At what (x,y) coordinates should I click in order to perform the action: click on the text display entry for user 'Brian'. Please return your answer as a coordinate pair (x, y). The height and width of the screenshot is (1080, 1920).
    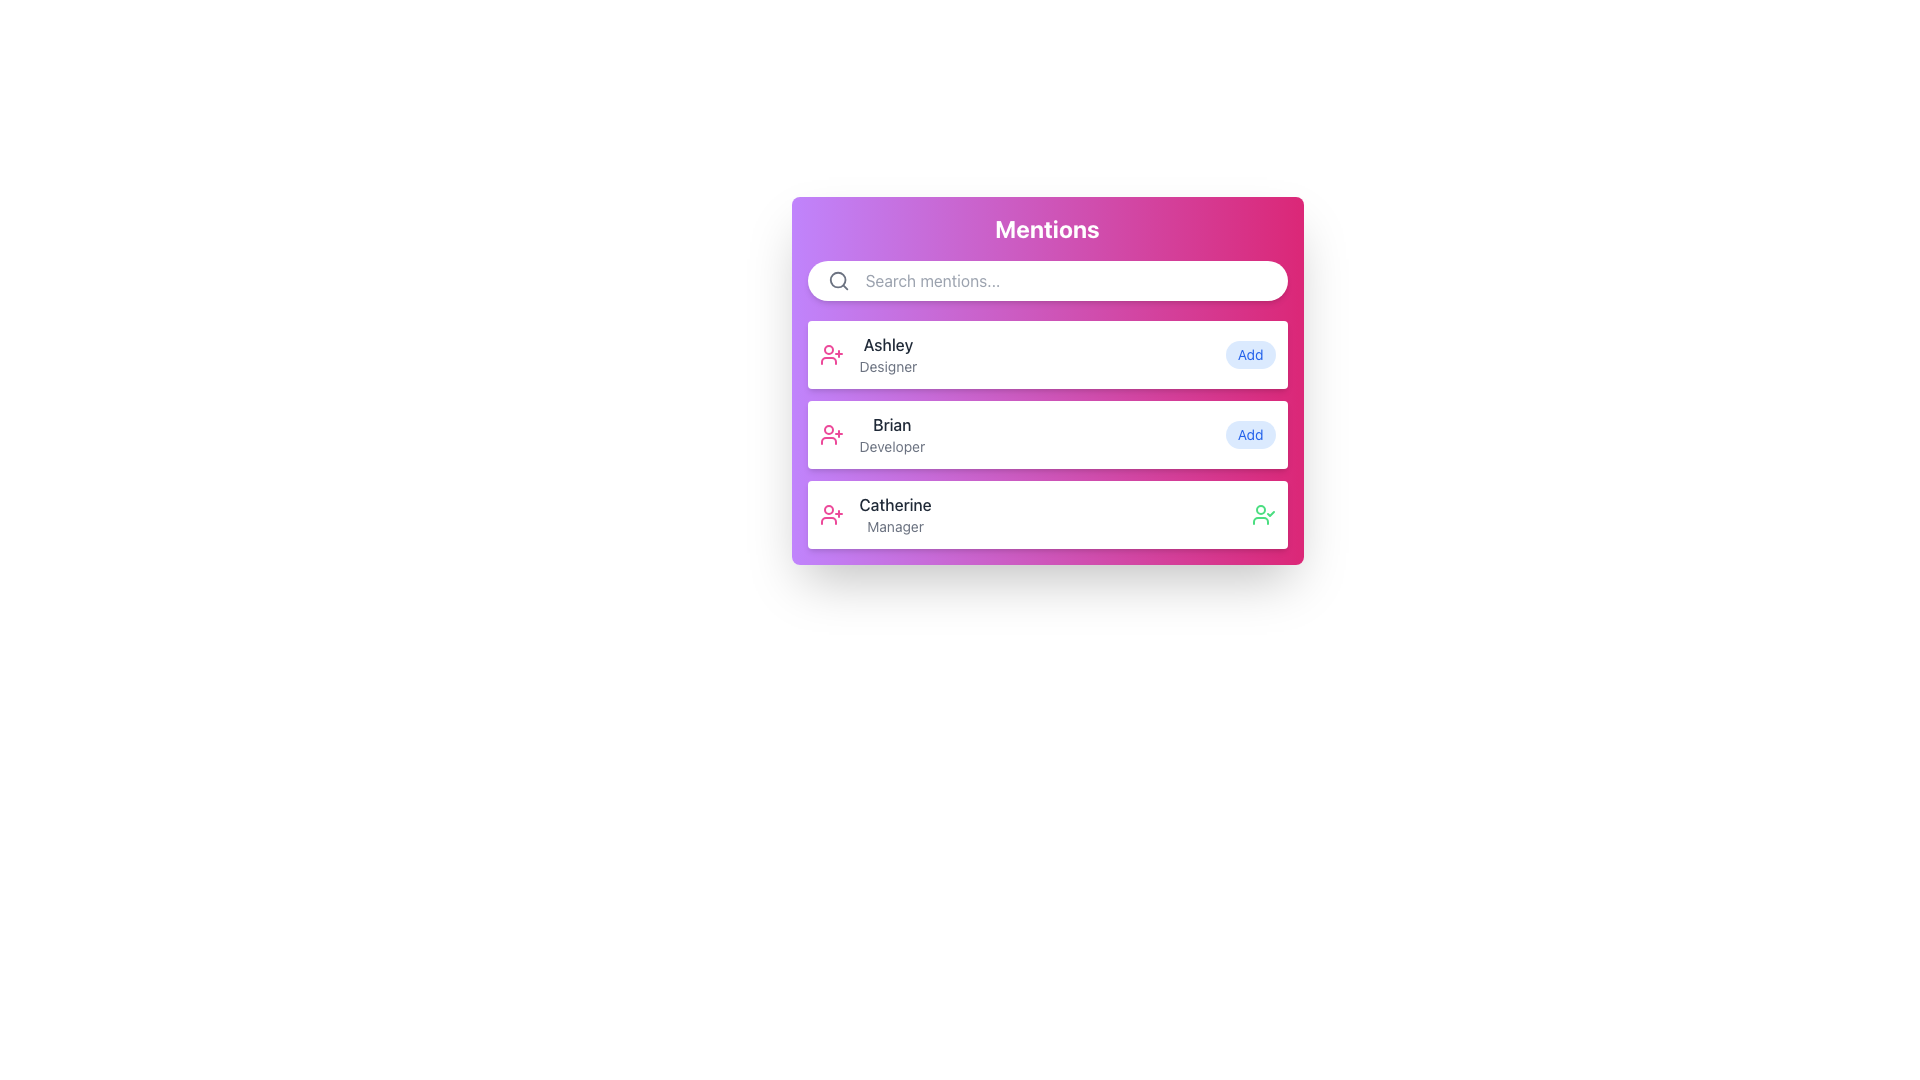
    Looking at the image, I should click on (872, 434).